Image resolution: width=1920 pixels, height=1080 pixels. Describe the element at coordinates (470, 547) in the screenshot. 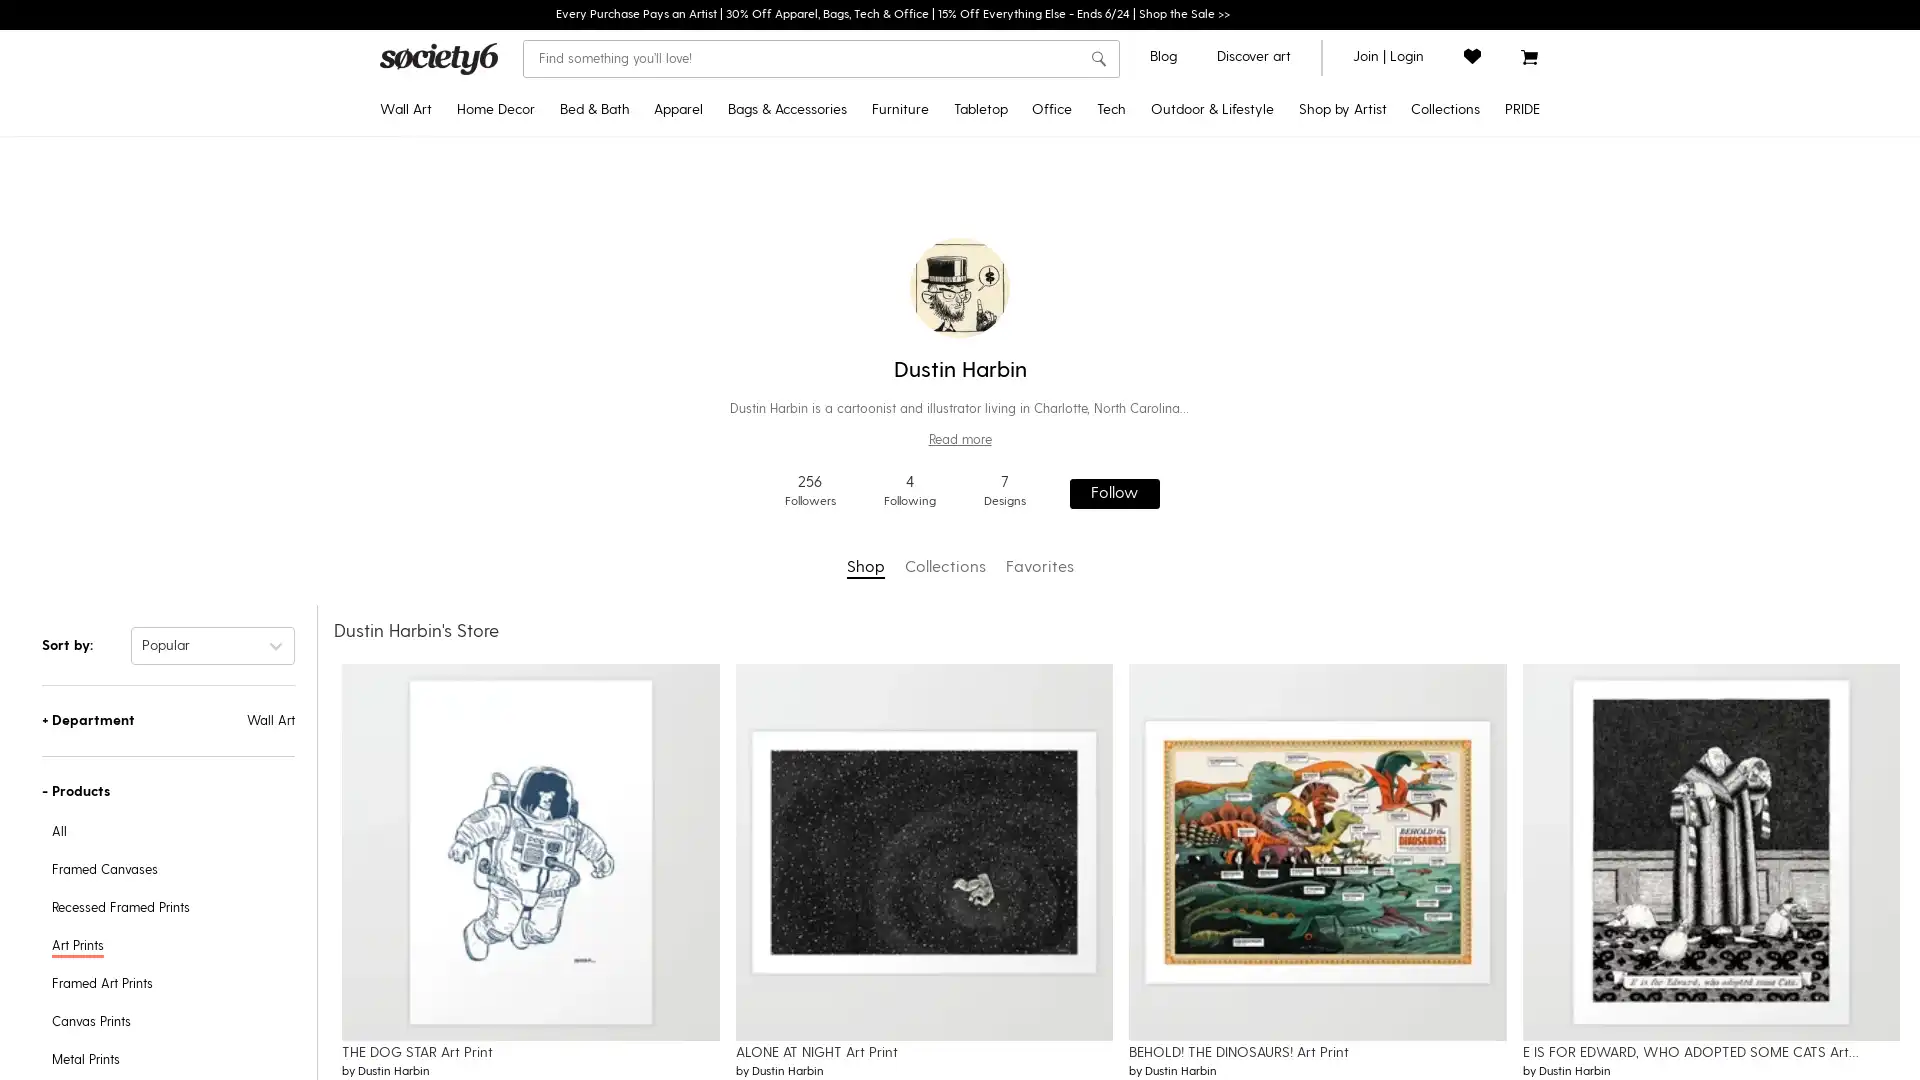

I see `Framed Mini Art Prints` at that location.